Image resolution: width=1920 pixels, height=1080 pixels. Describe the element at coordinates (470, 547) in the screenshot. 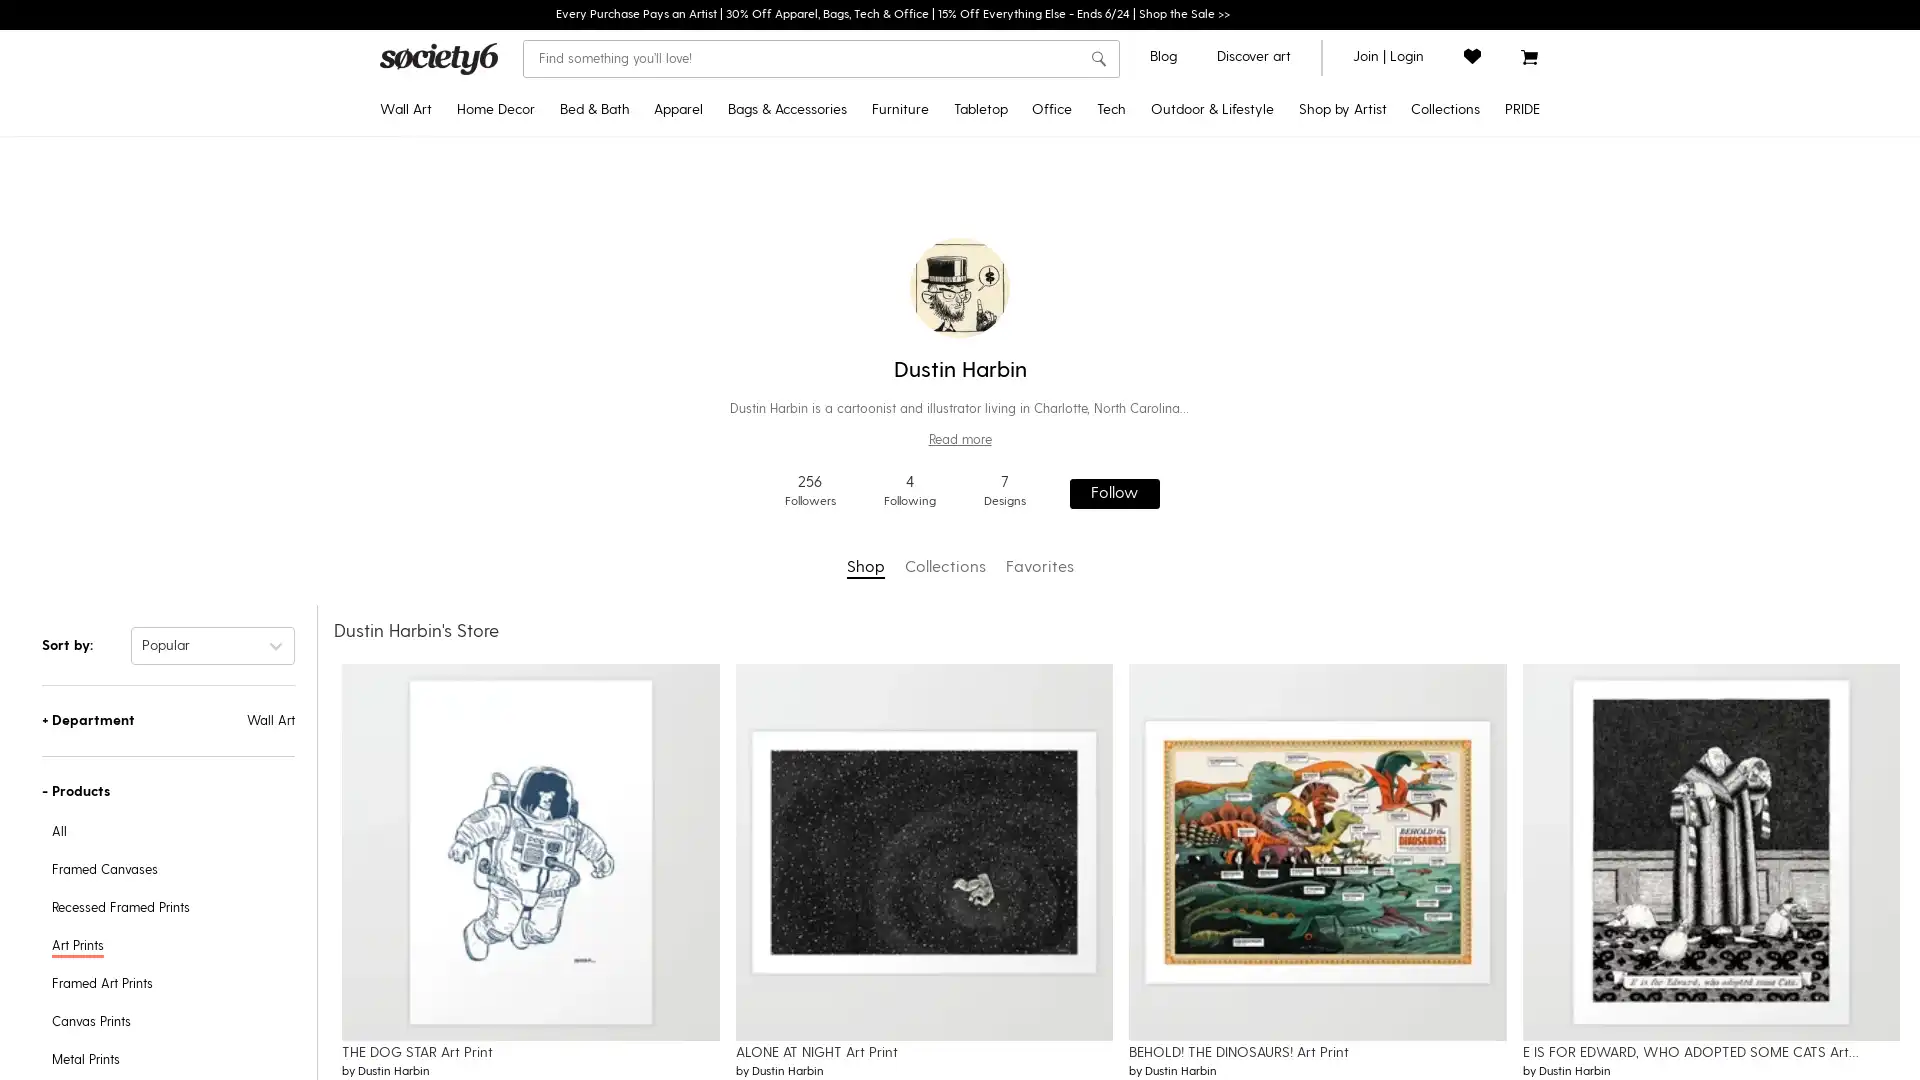

I see `Framed Mini Art Prints` at that location.